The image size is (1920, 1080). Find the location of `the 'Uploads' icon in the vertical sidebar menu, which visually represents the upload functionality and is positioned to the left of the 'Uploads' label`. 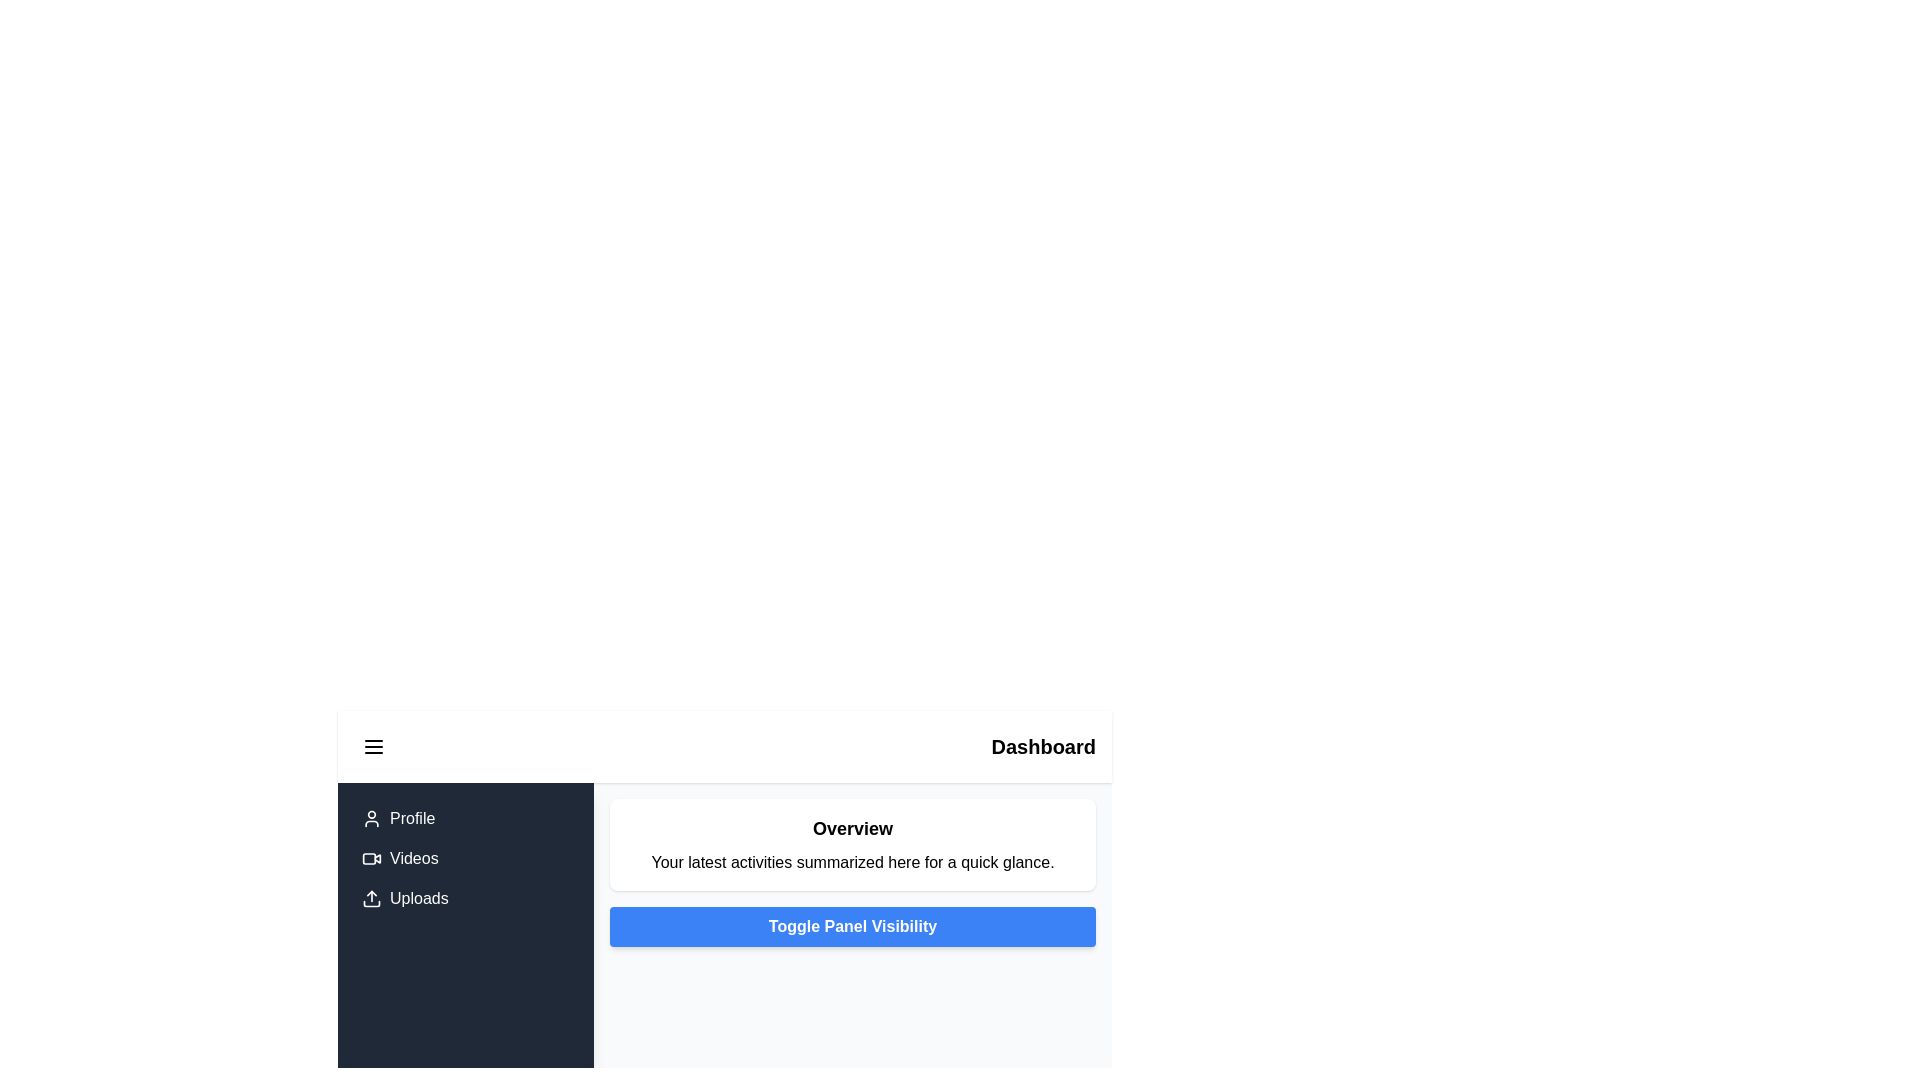

the 'Uploads' icon in the vertical sidebar menu, which visually represents the upload functionality and is positioned to the left of the 'Uploads' label is located at coordinates (372, 897).